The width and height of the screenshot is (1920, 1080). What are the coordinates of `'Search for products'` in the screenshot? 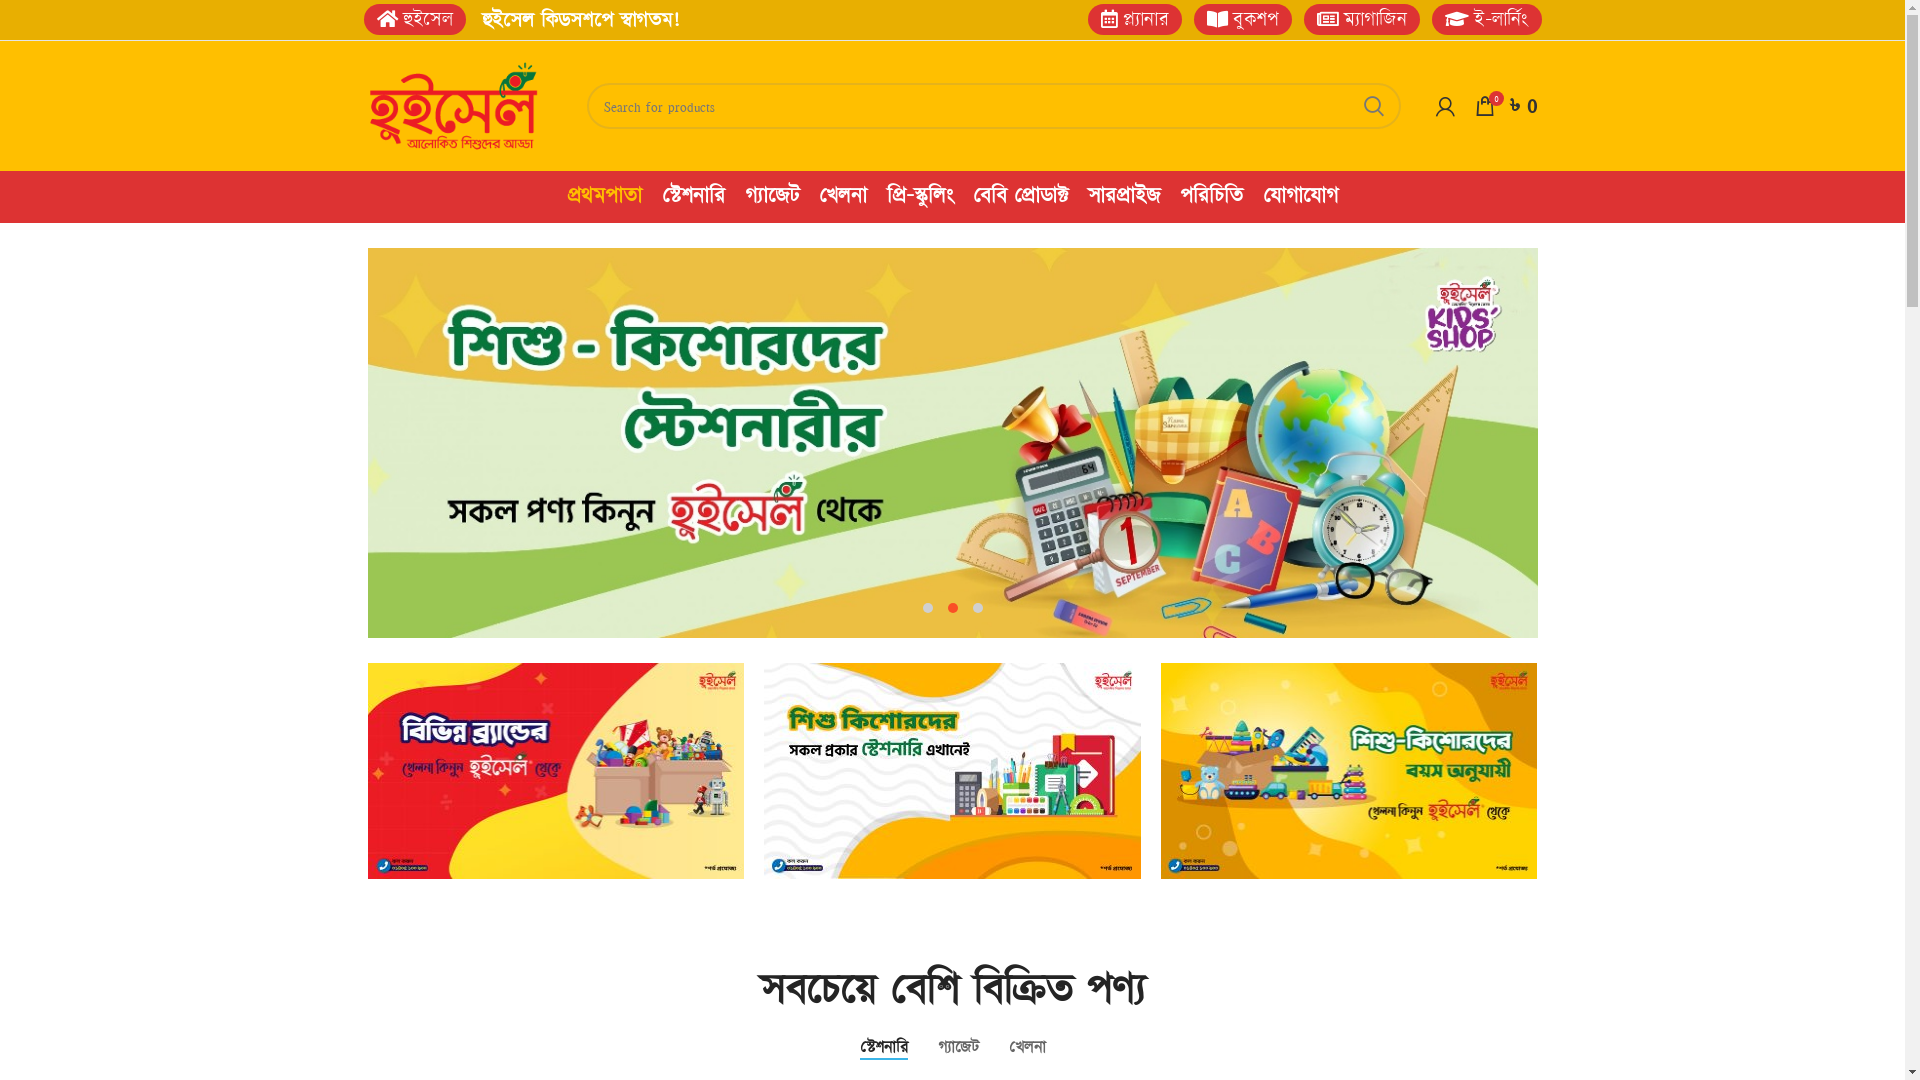 It's located at (993, 105).